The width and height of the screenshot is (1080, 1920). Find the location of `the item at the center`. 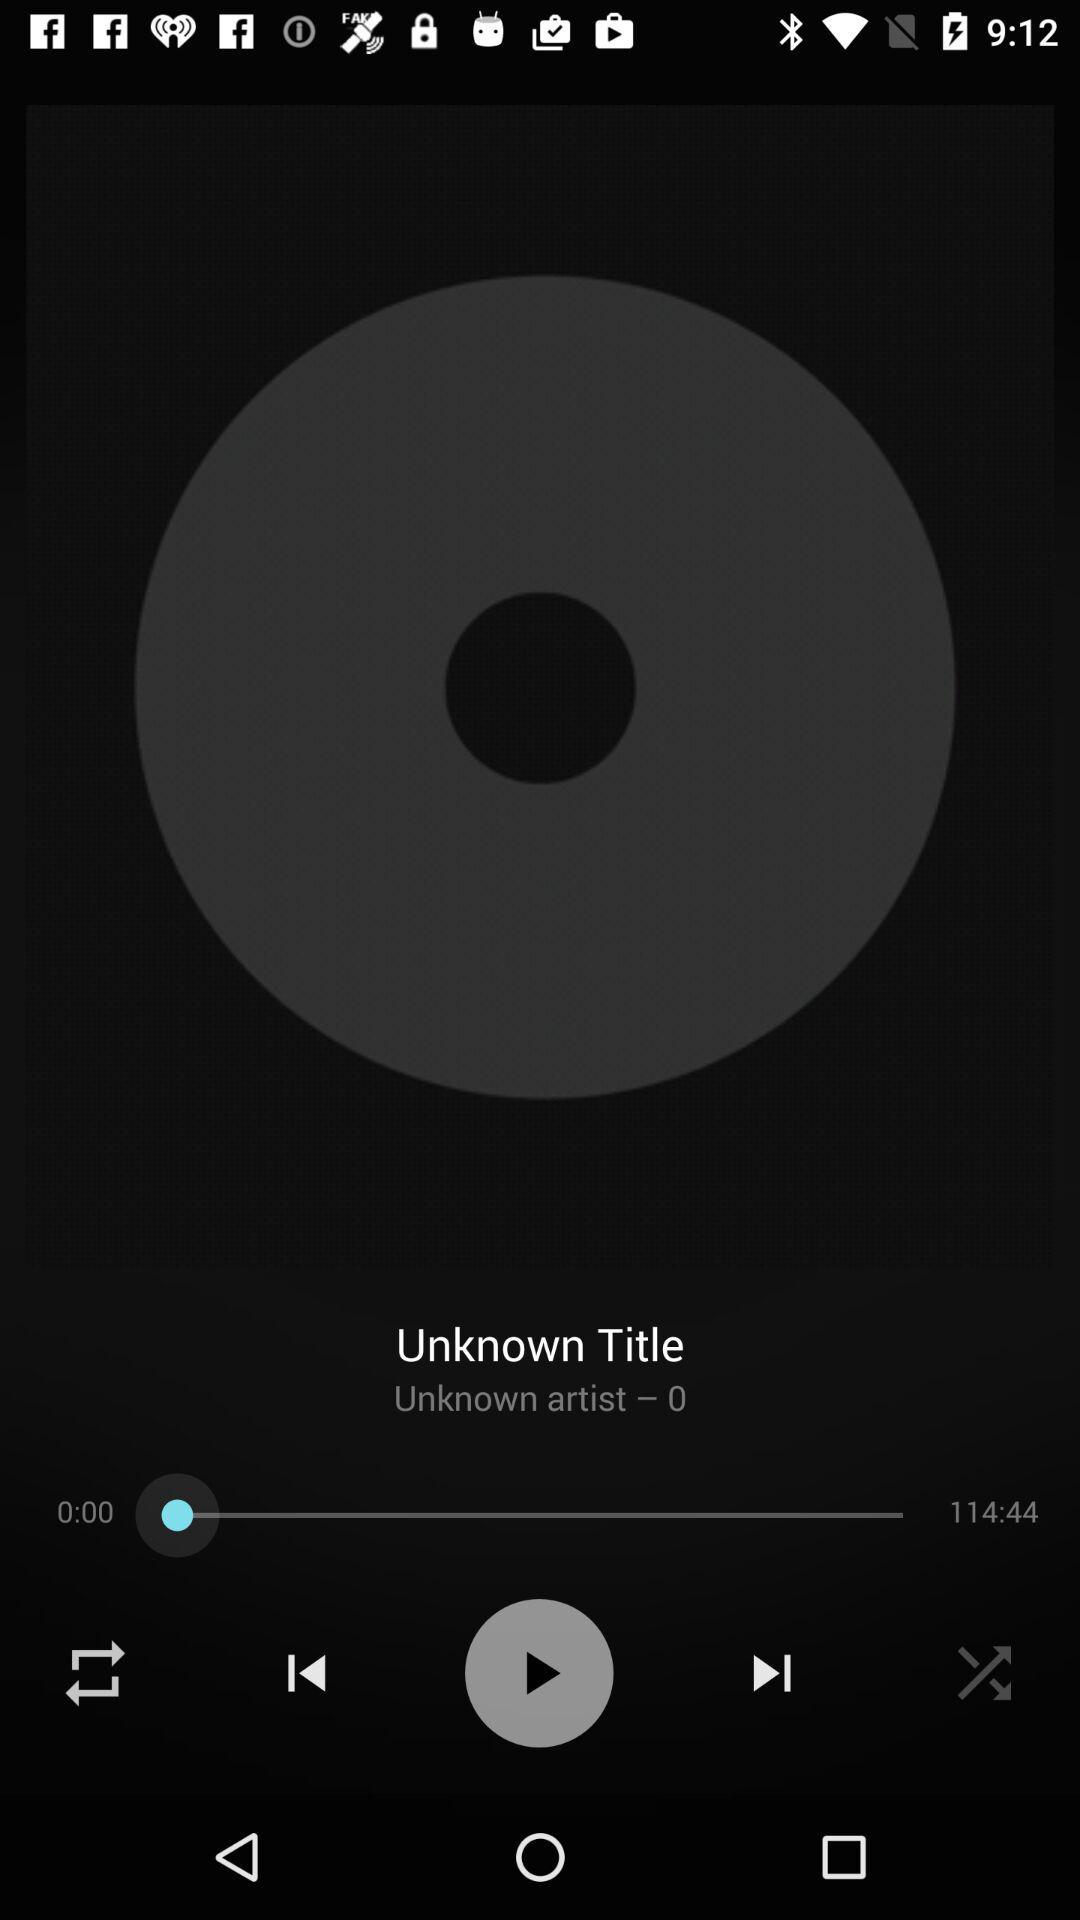

the item at the center is located at coordinates (540, 686).